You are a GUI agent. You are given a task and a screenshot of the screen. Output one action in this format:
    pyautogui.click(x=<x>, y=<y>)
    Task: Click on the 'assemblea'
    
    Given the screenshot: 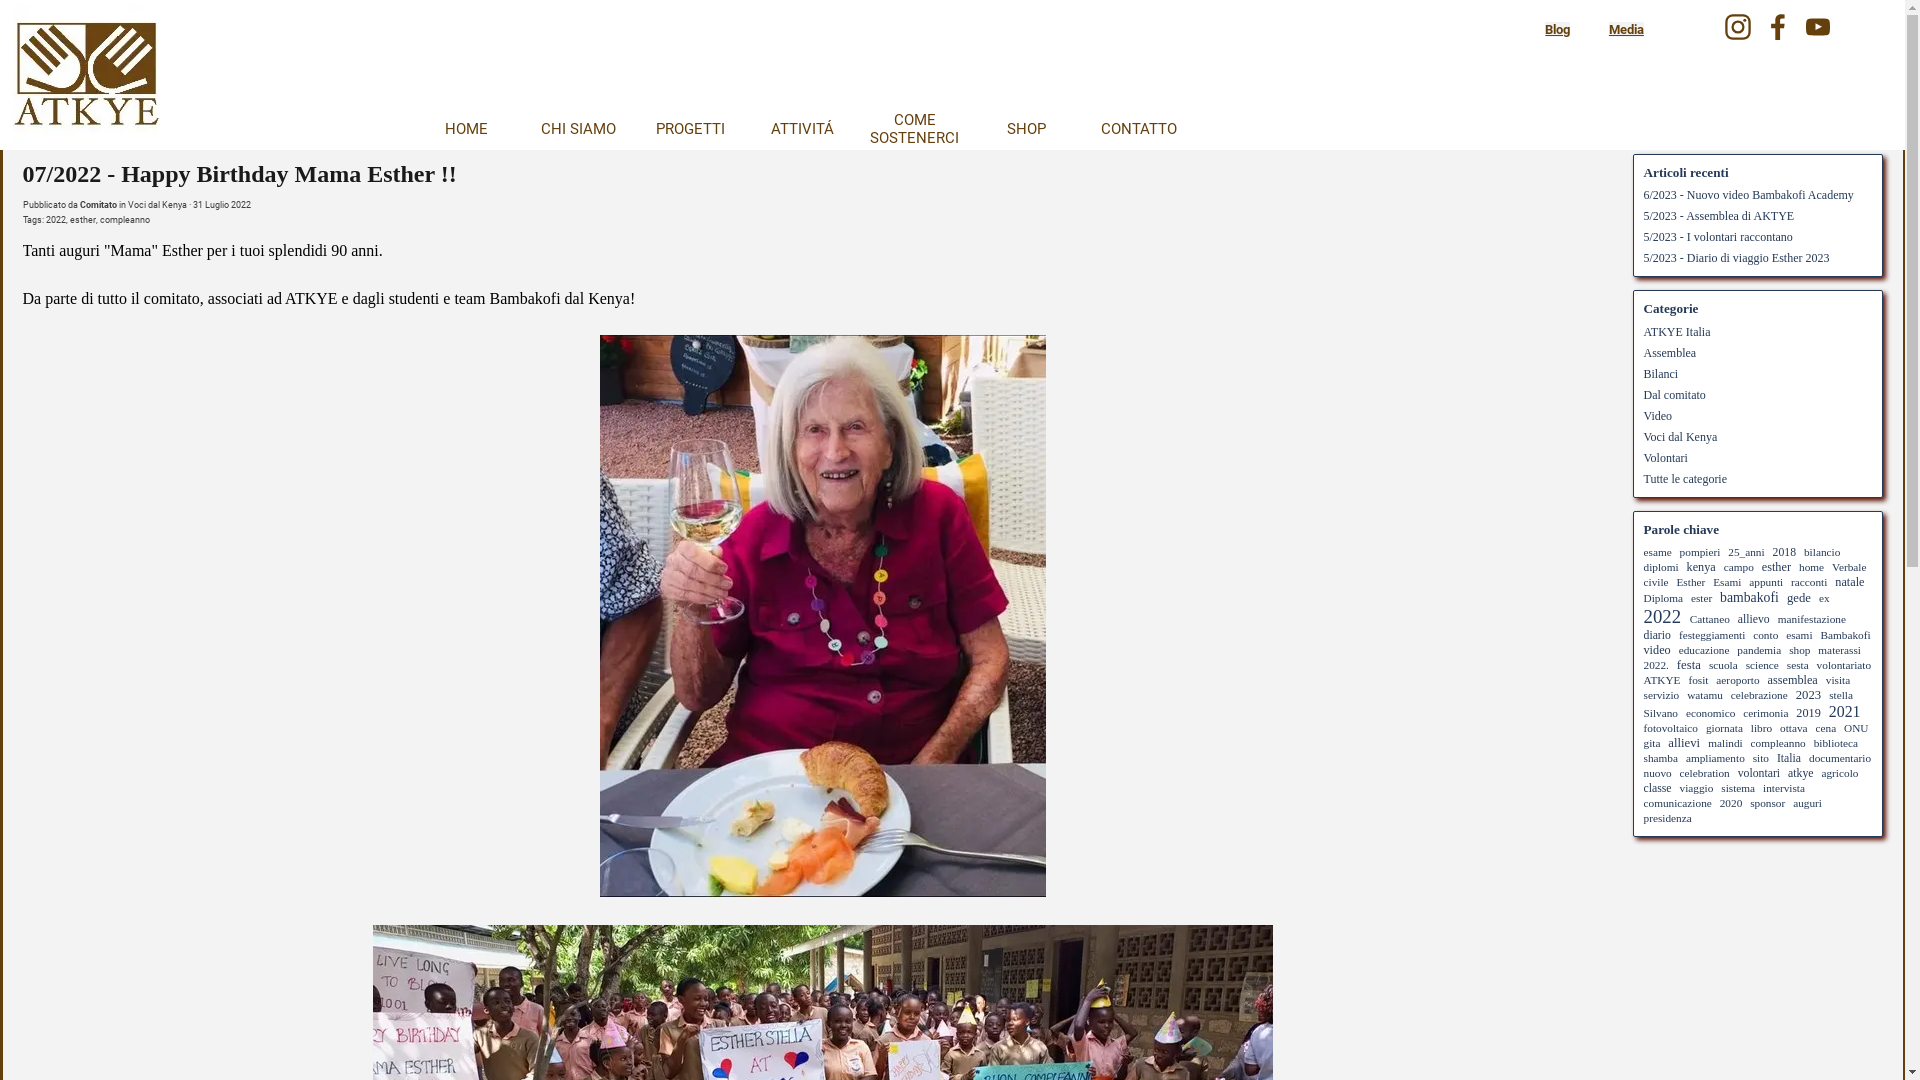 What is the action you would take?
    pyautogui.click(x=1793, y=678)
    